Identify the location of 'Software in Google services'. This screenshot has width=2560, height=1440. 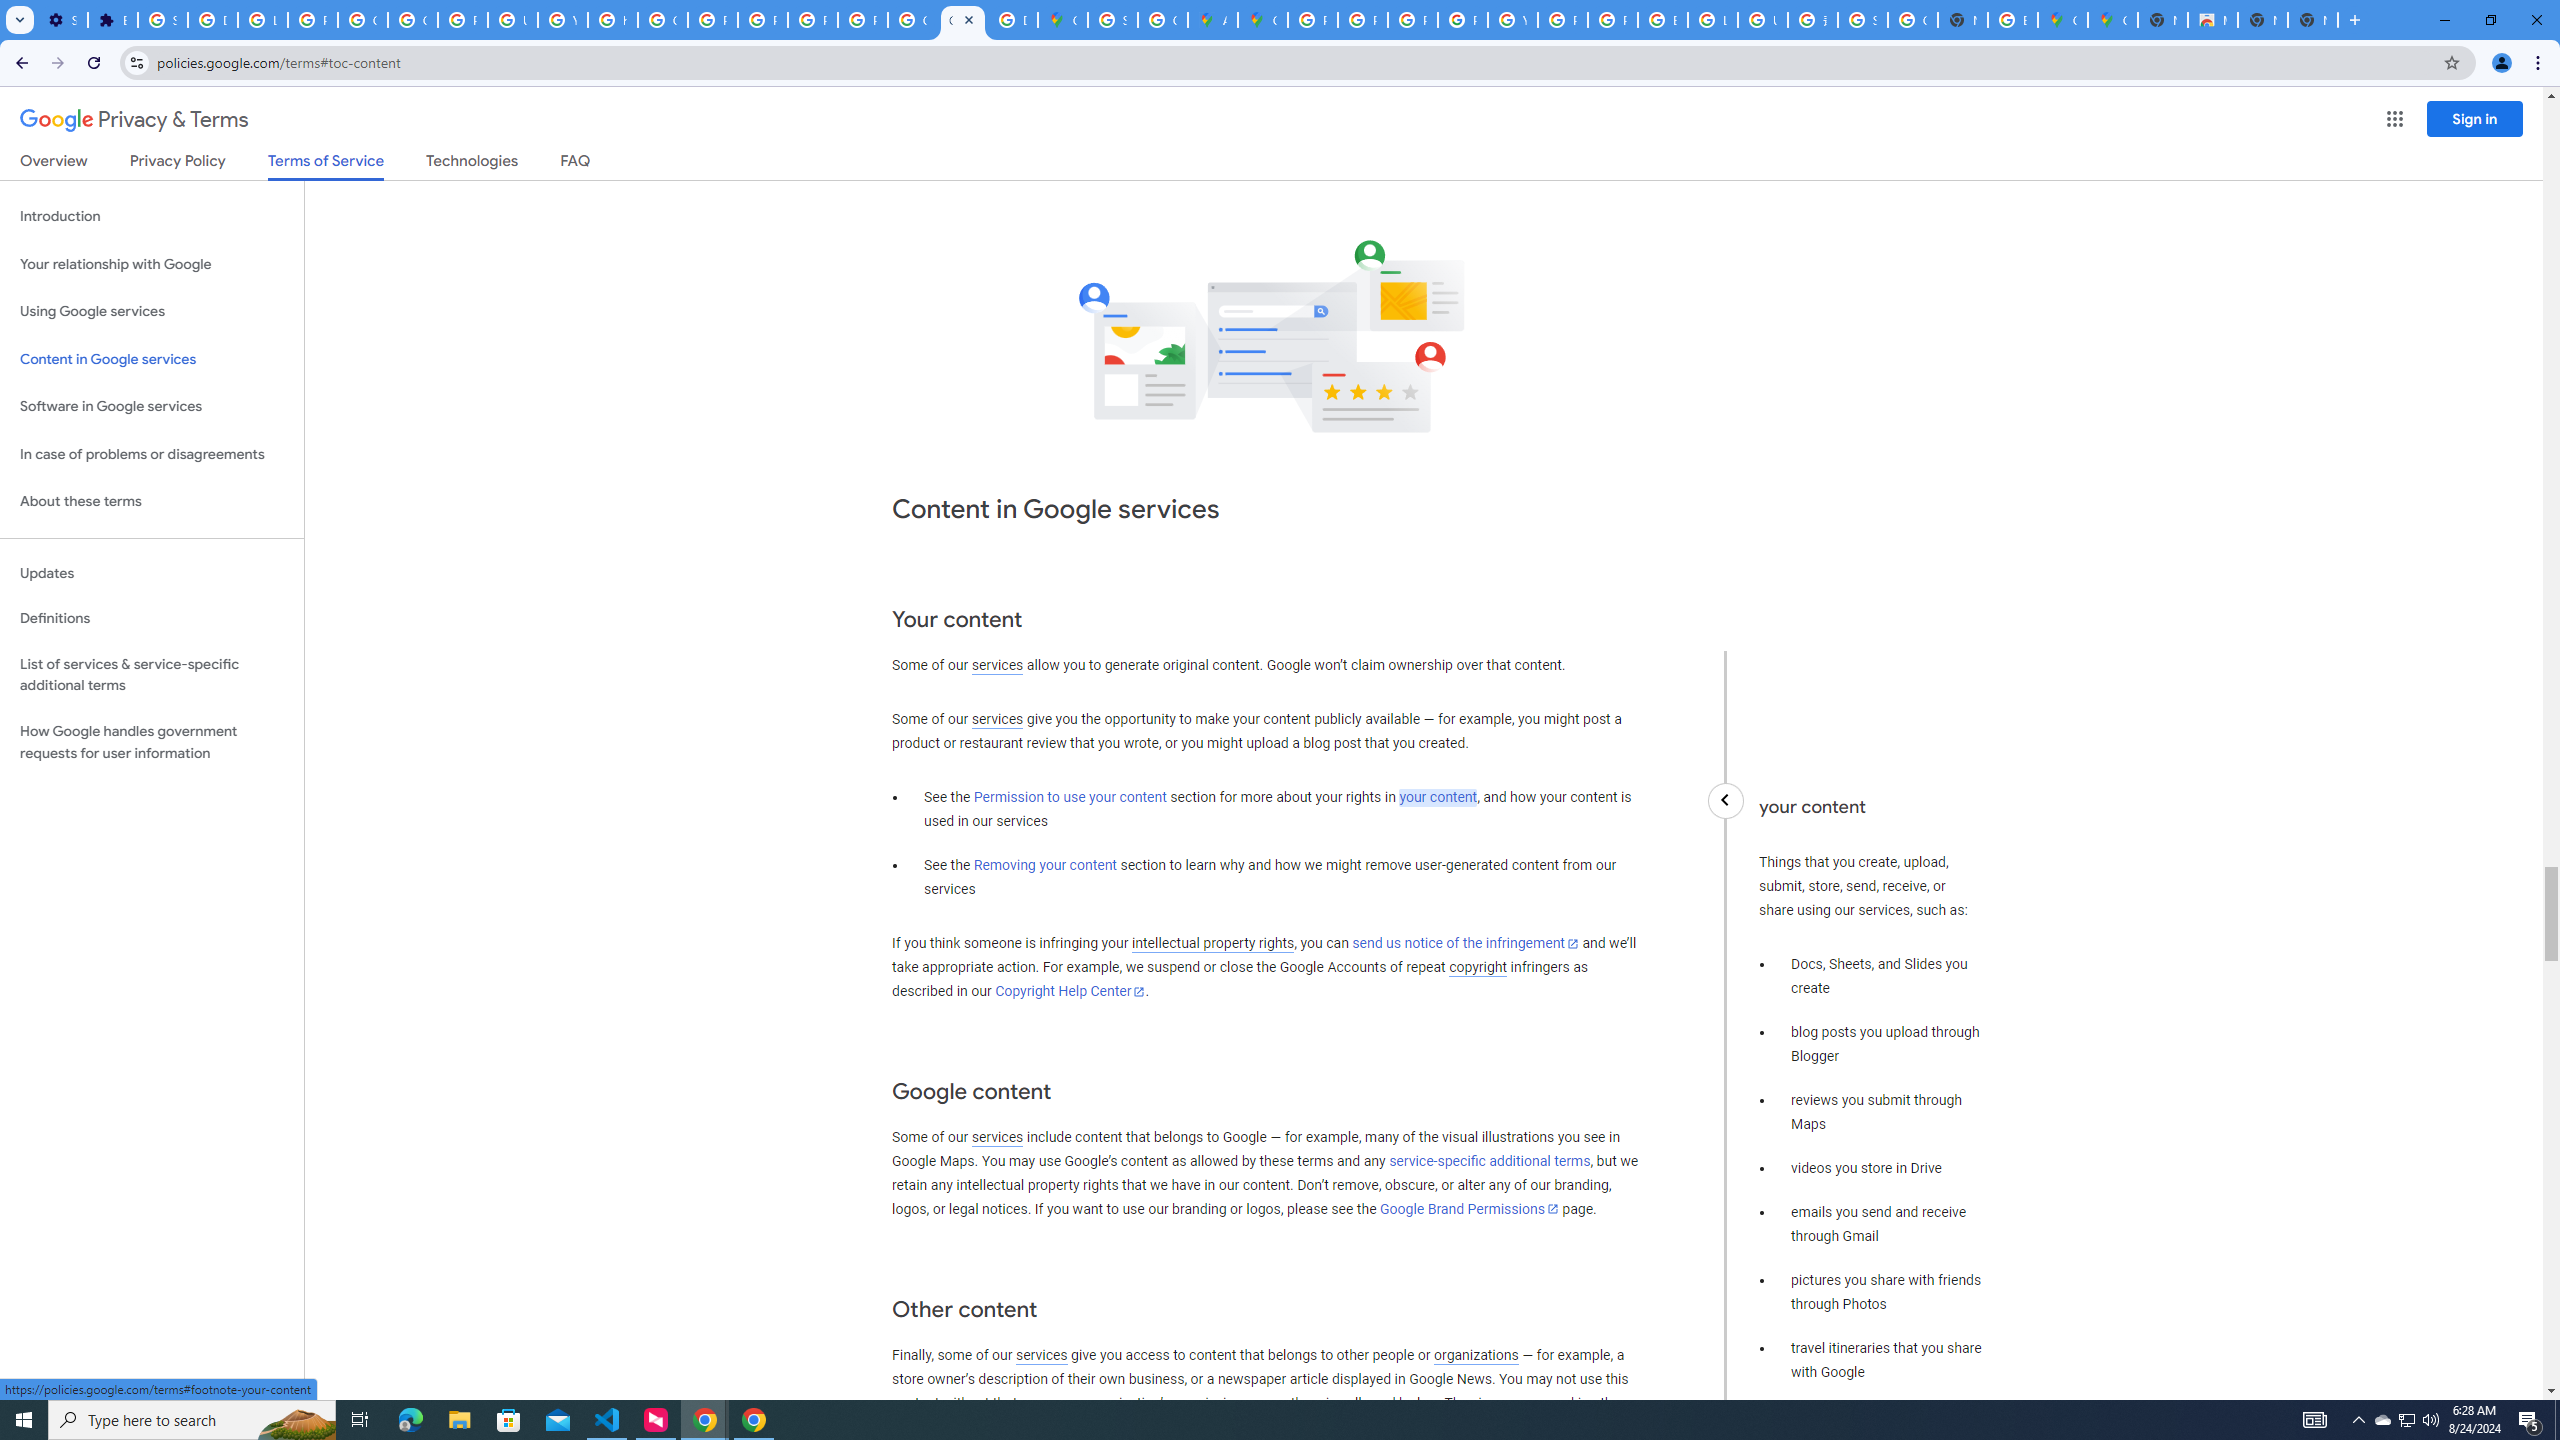
(151, 405).